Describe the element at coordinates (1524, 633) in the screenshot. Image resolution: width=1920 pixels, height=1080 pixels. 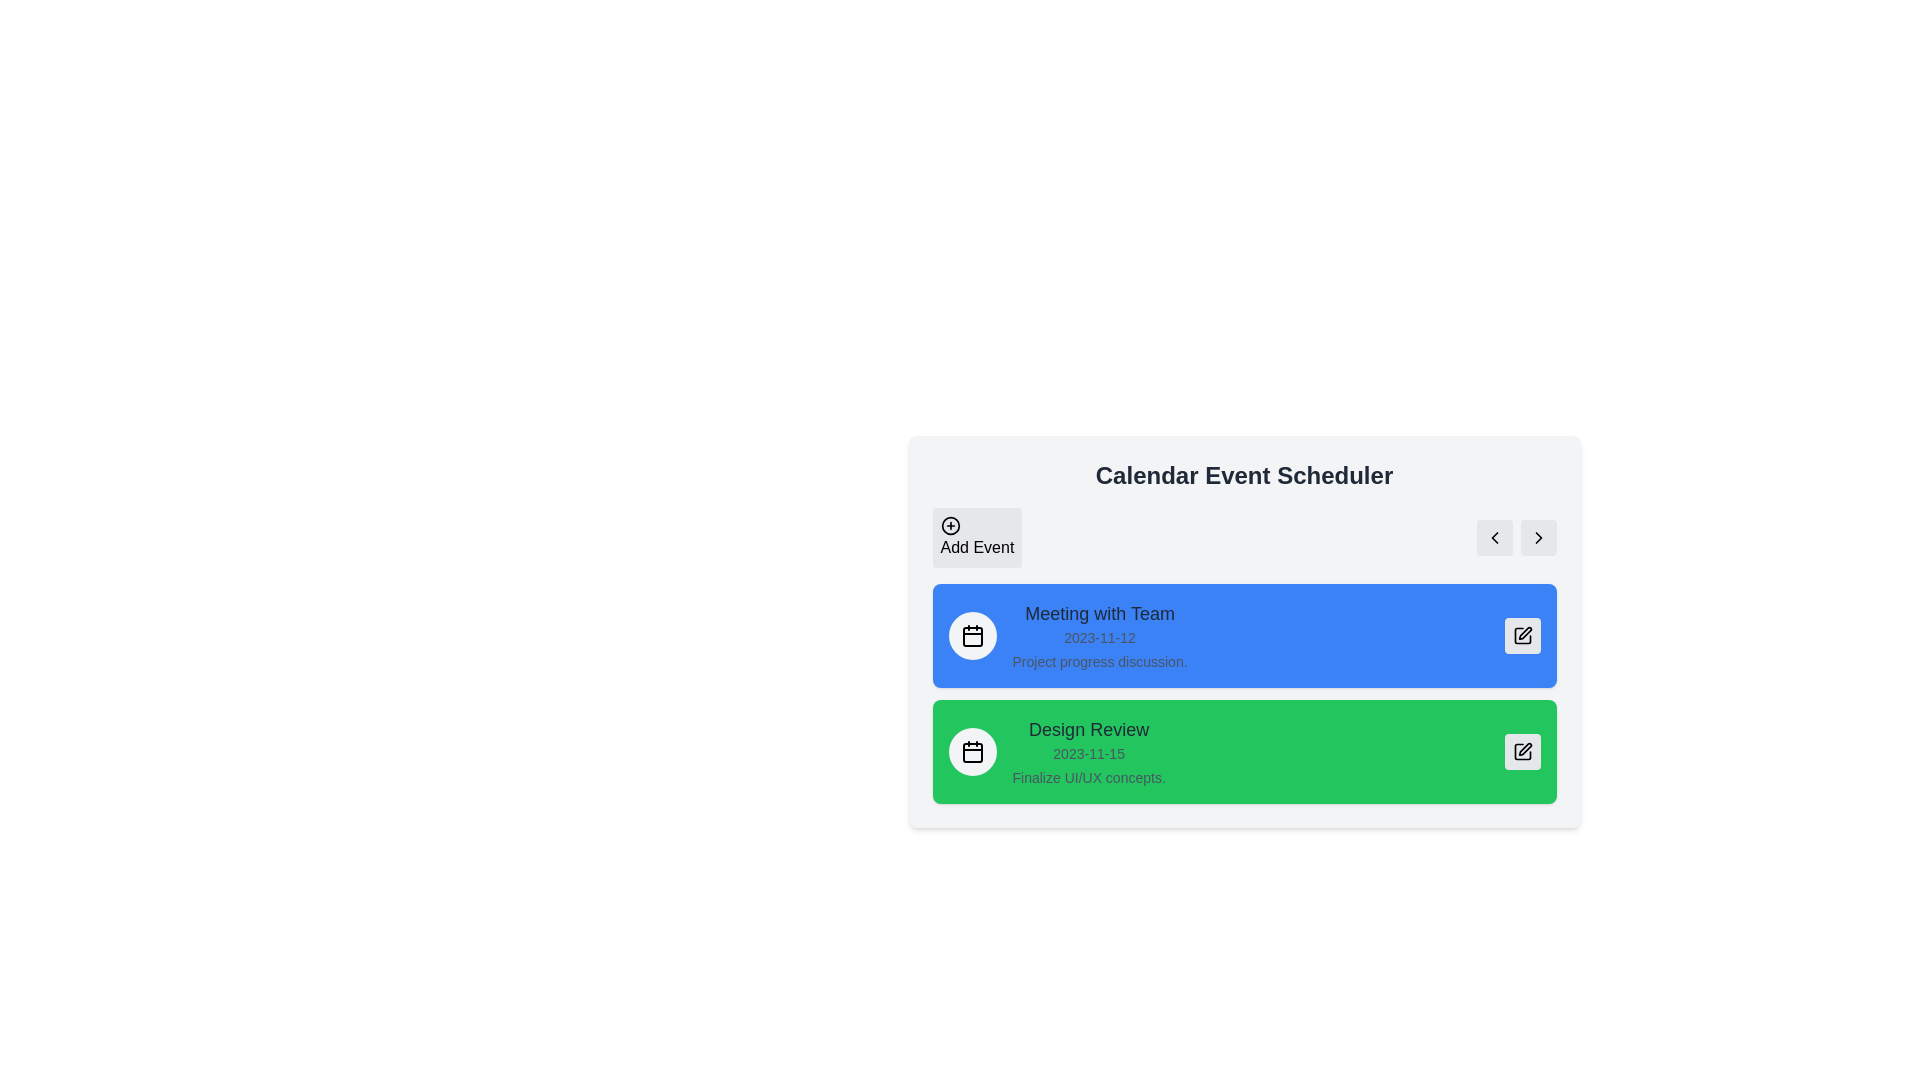
I see `the icon button located in the blue event section labeled 'Meeting with Team'` at that location.